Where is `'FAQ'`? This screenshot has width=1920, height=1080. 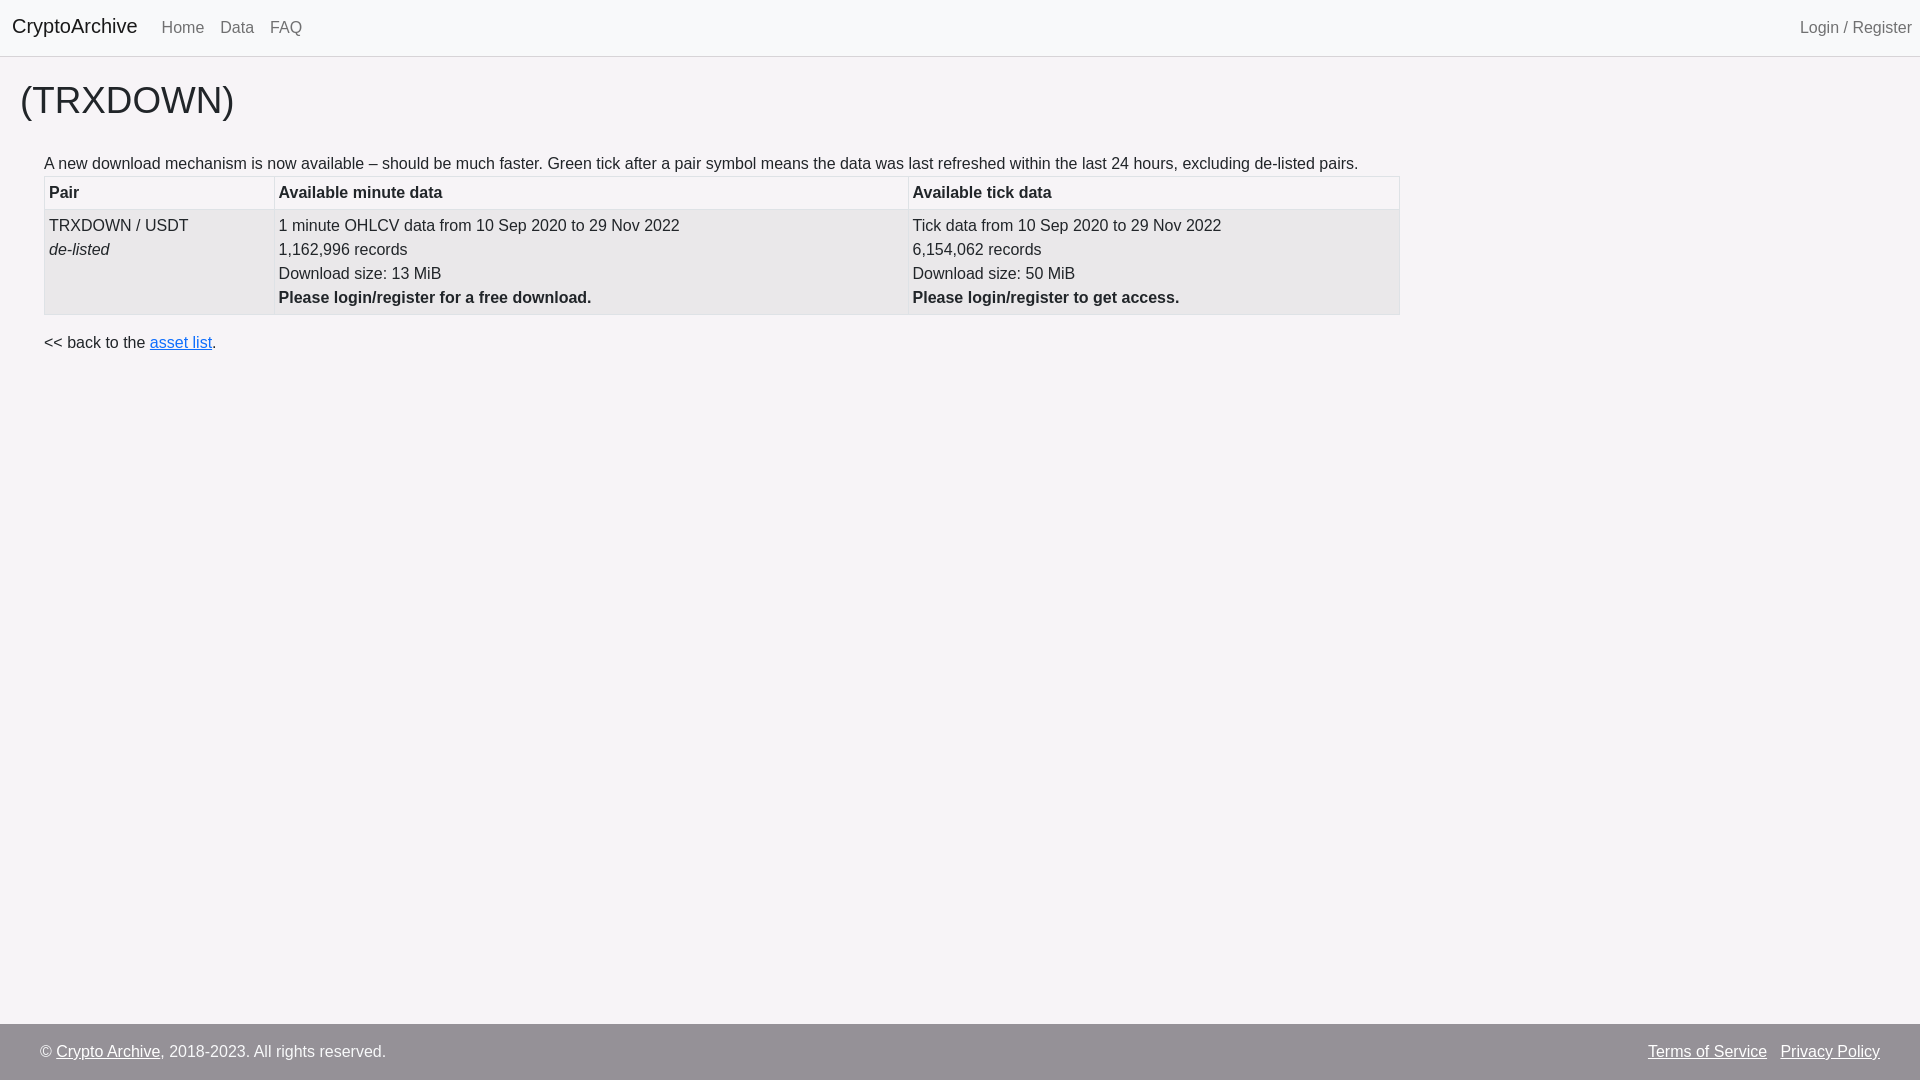
'FAQ' is located at coordinates (285, 27).